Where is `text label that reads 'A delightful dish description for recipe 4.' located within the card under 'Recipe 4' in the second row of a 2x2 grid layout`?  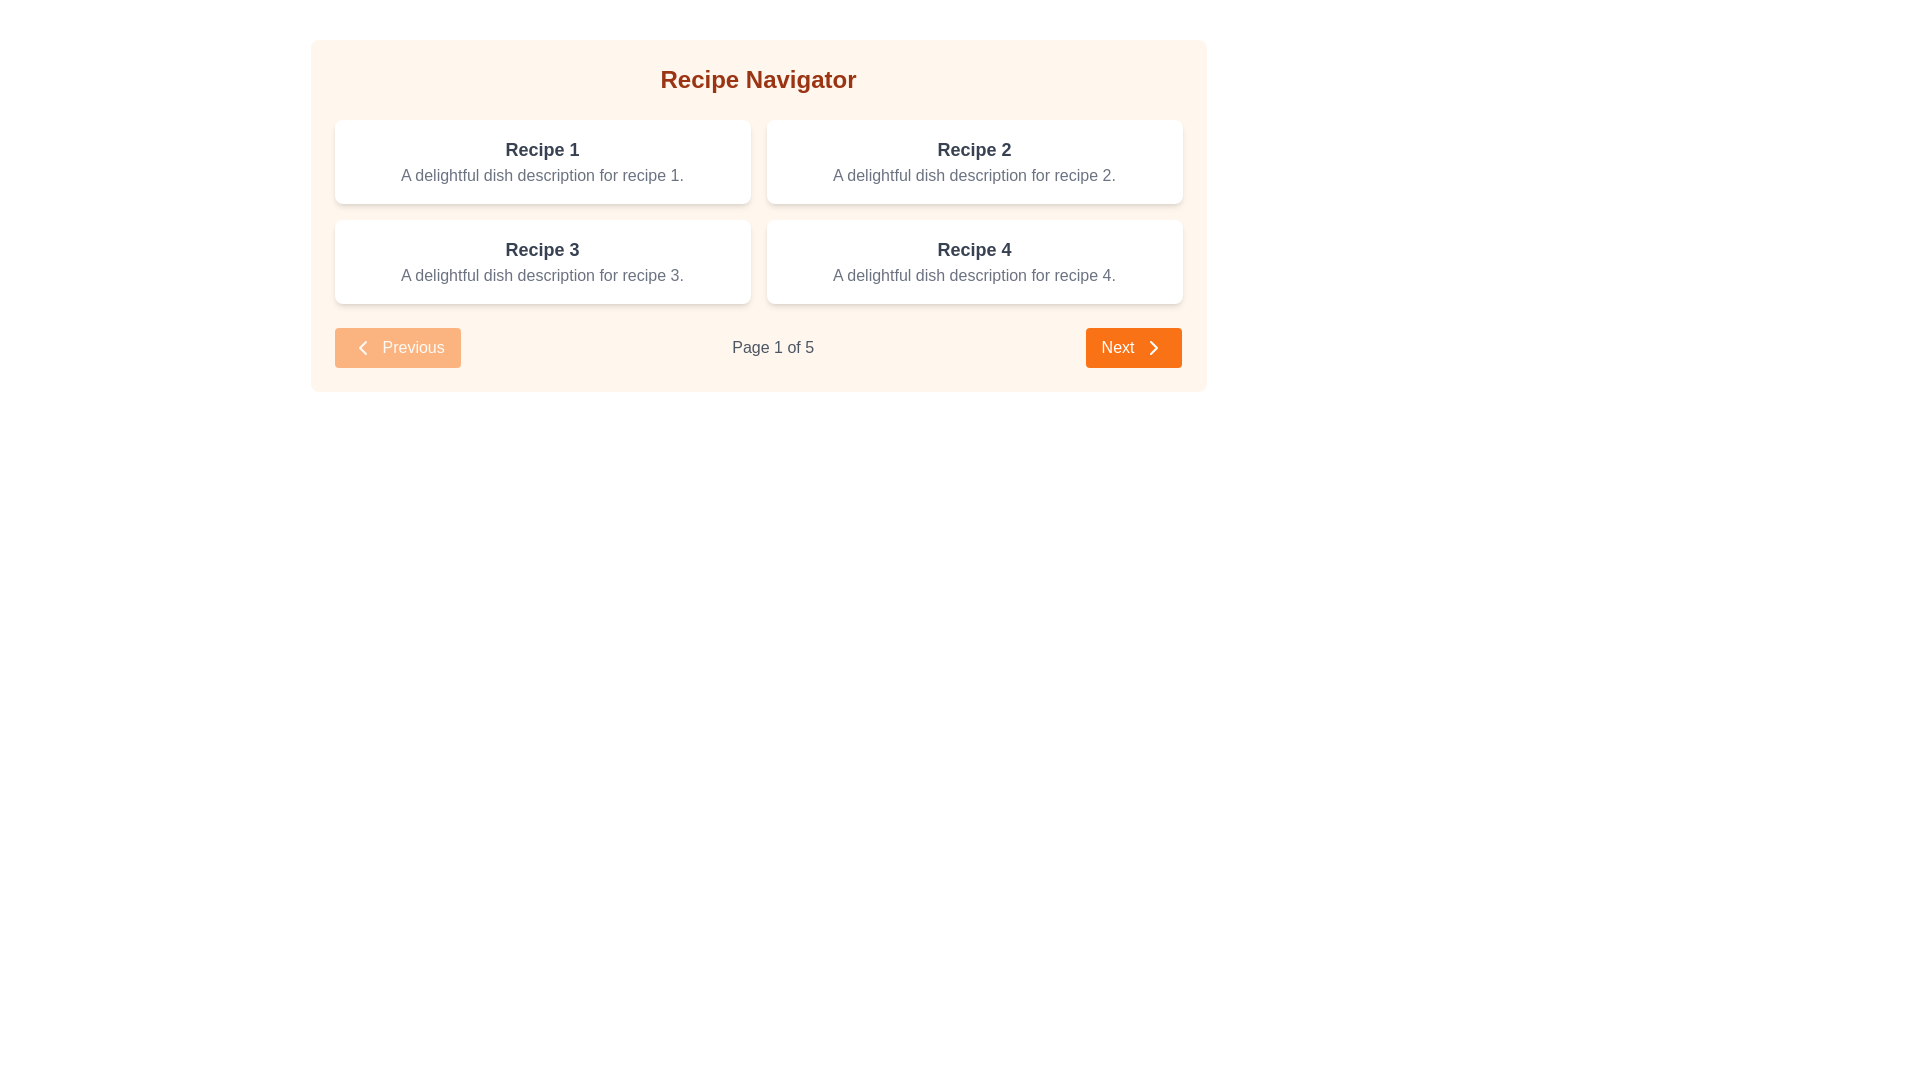 text label that reads 'A delightful dish description for recipe 4.' located within the card under 'Recipe 4' in the second row of a 2x2 grid layout is located at coordinates (974, 276).